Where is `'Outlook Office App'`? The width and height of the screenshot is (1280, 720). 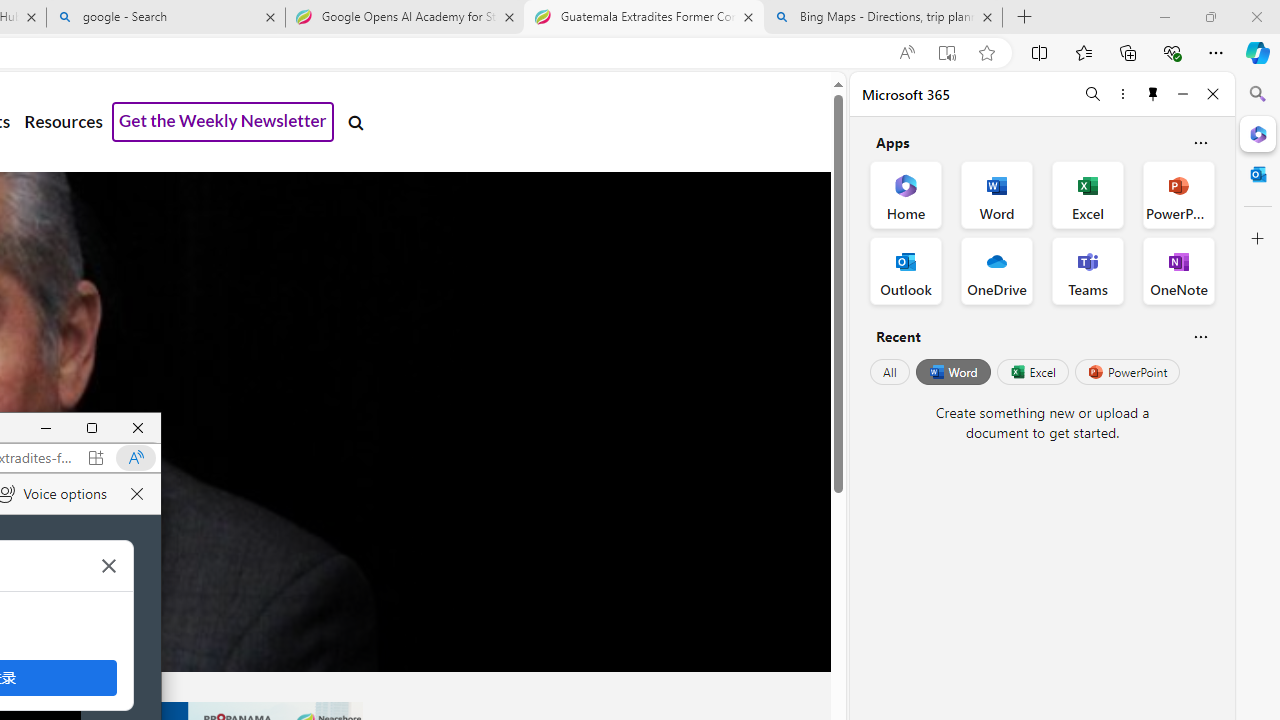
'Outlook Office App' is located at coordinates (905, 271).